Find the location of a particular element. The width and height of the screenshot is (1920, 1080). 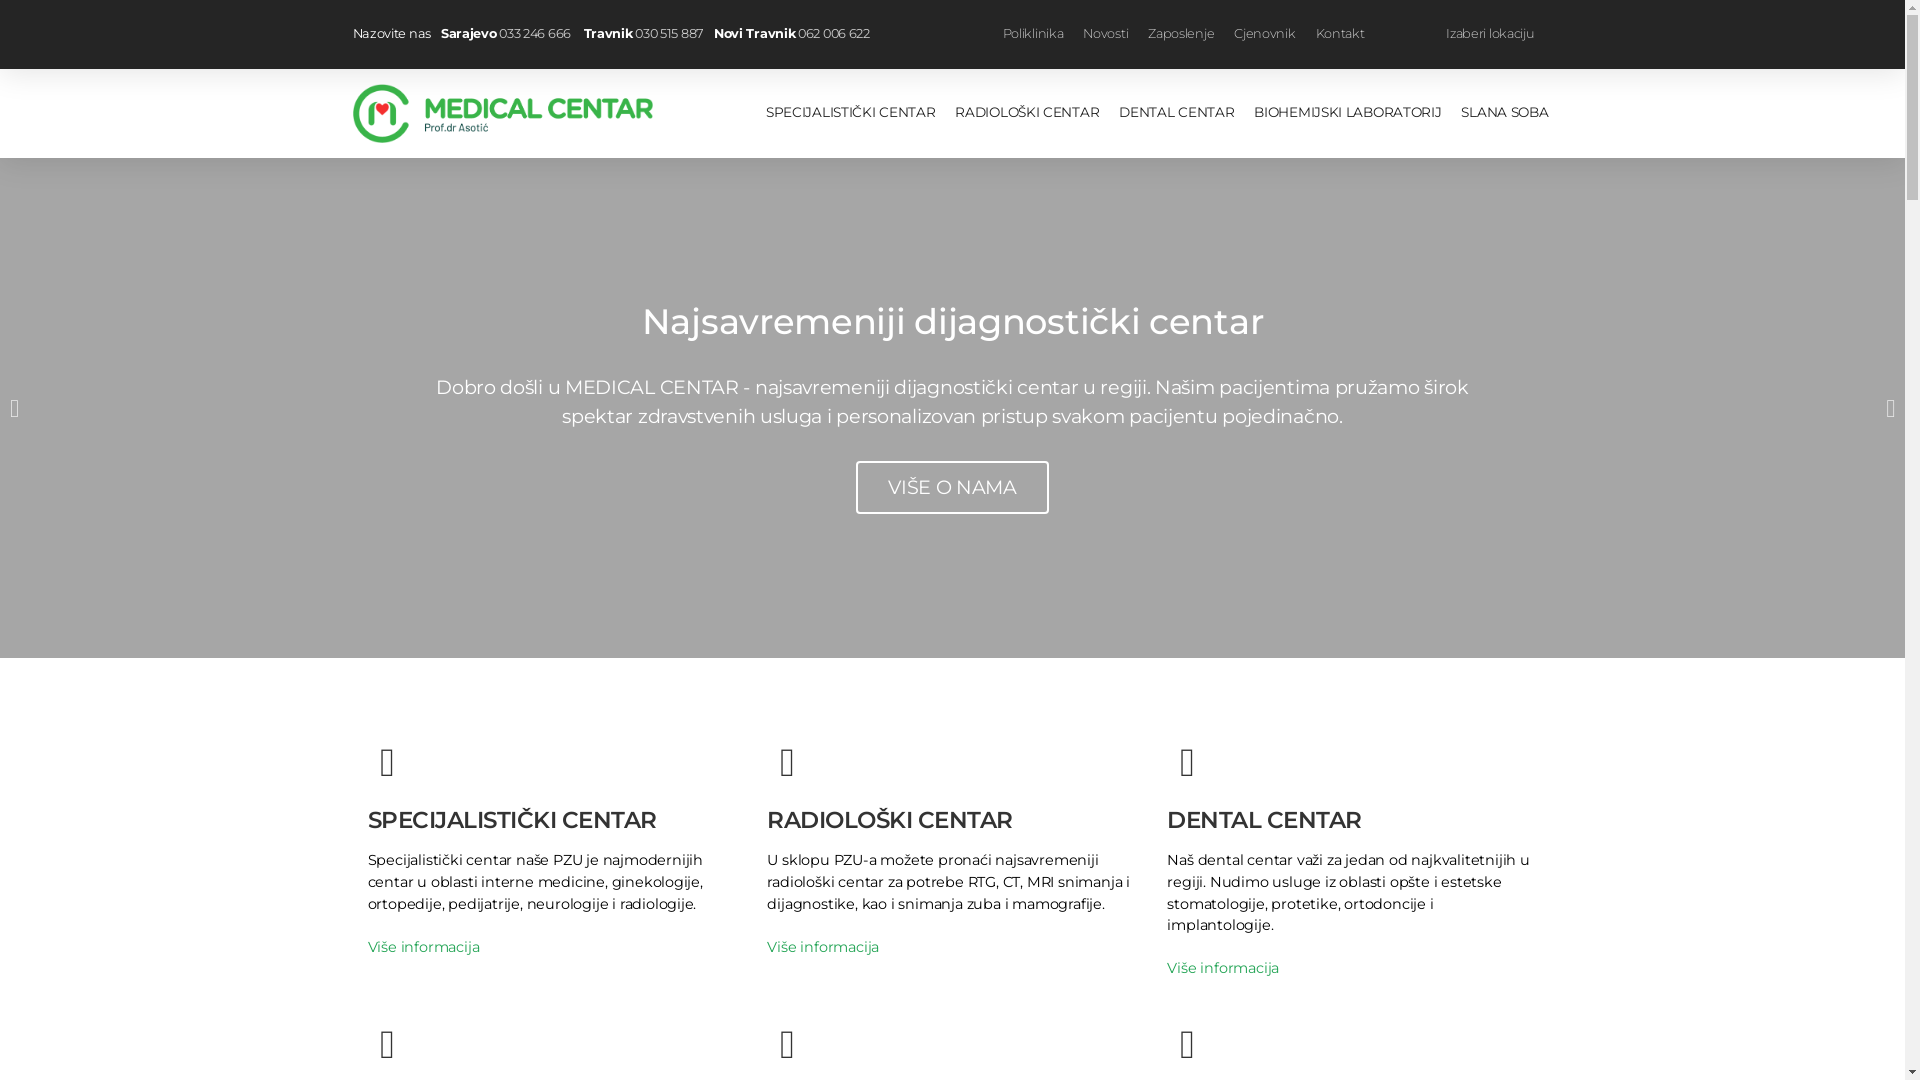

'Zaposlenje' is located at coordinates (1180, 34).